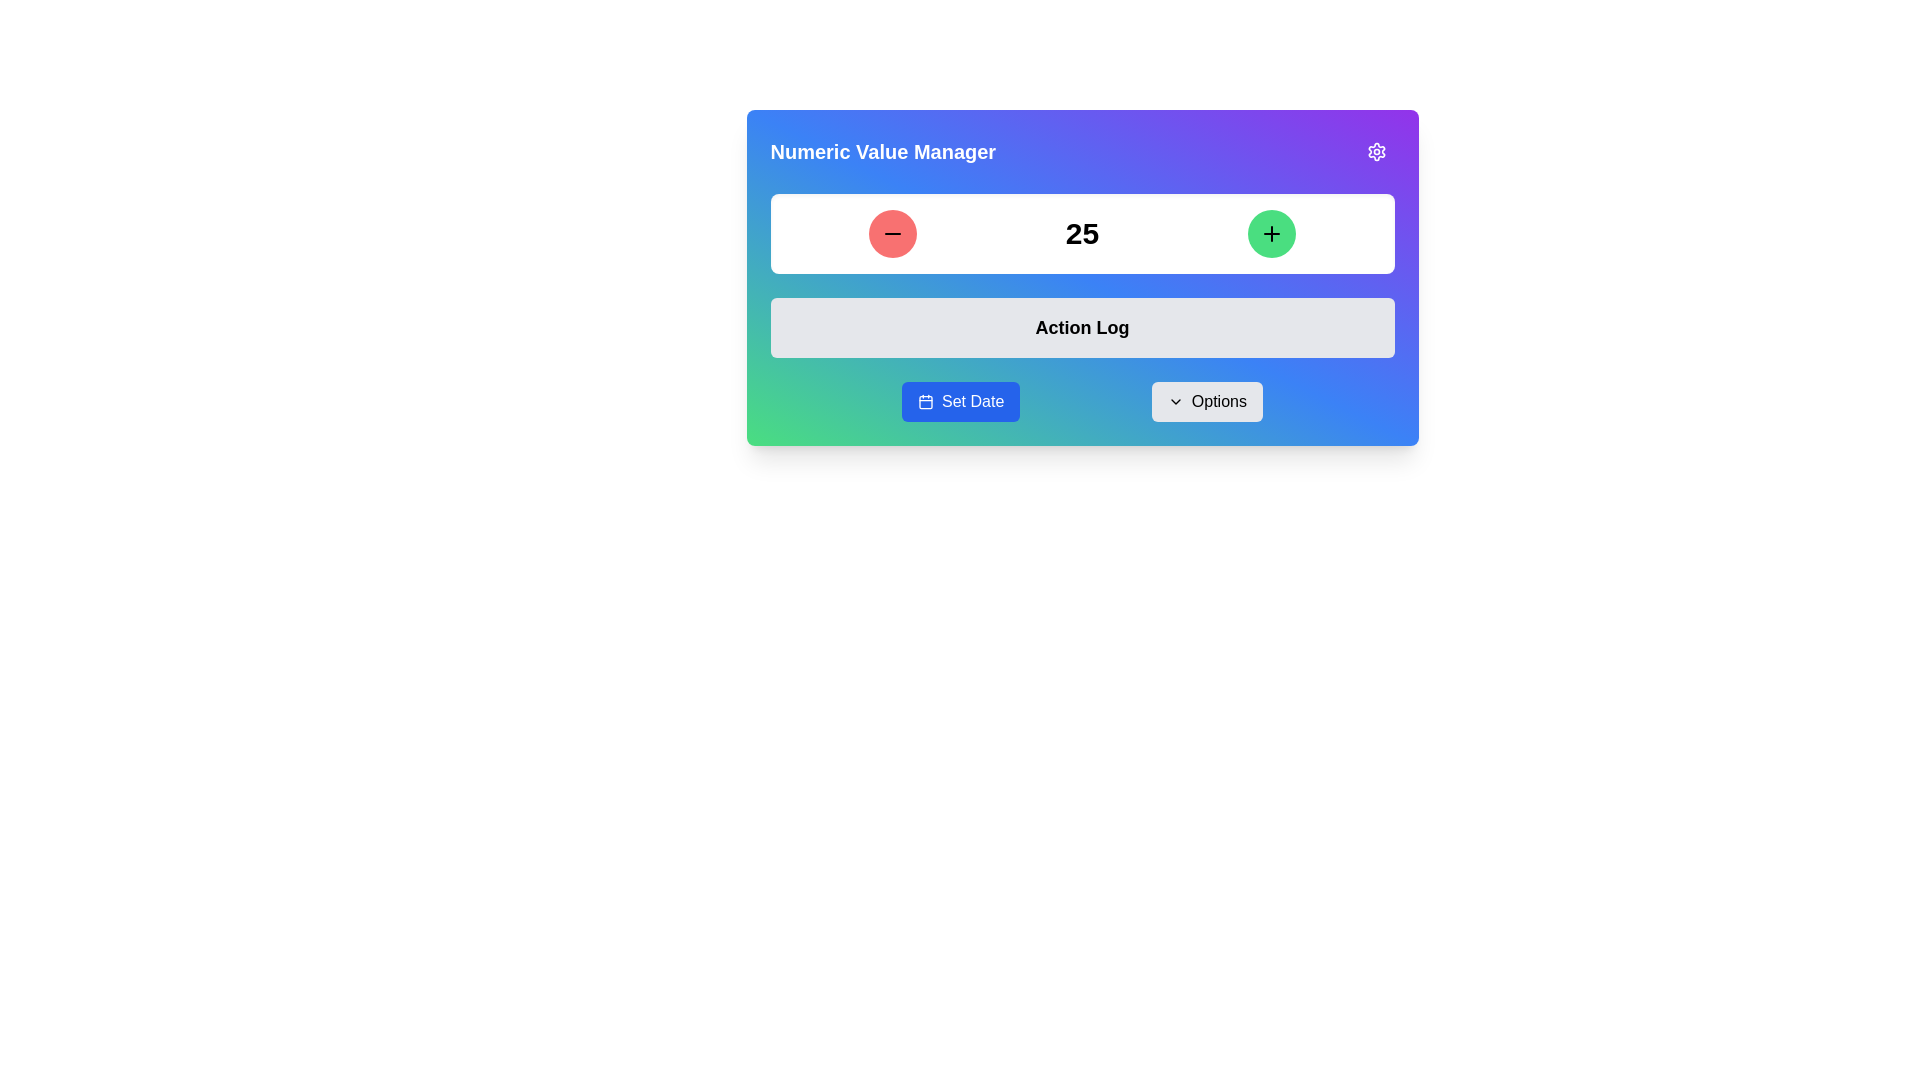  I want to click on the icon that indicates clicking the 'Options' button will reveal additional choices, located directly to the left of the text 'Options' and centered vertically within the button, so click(1175, 401).